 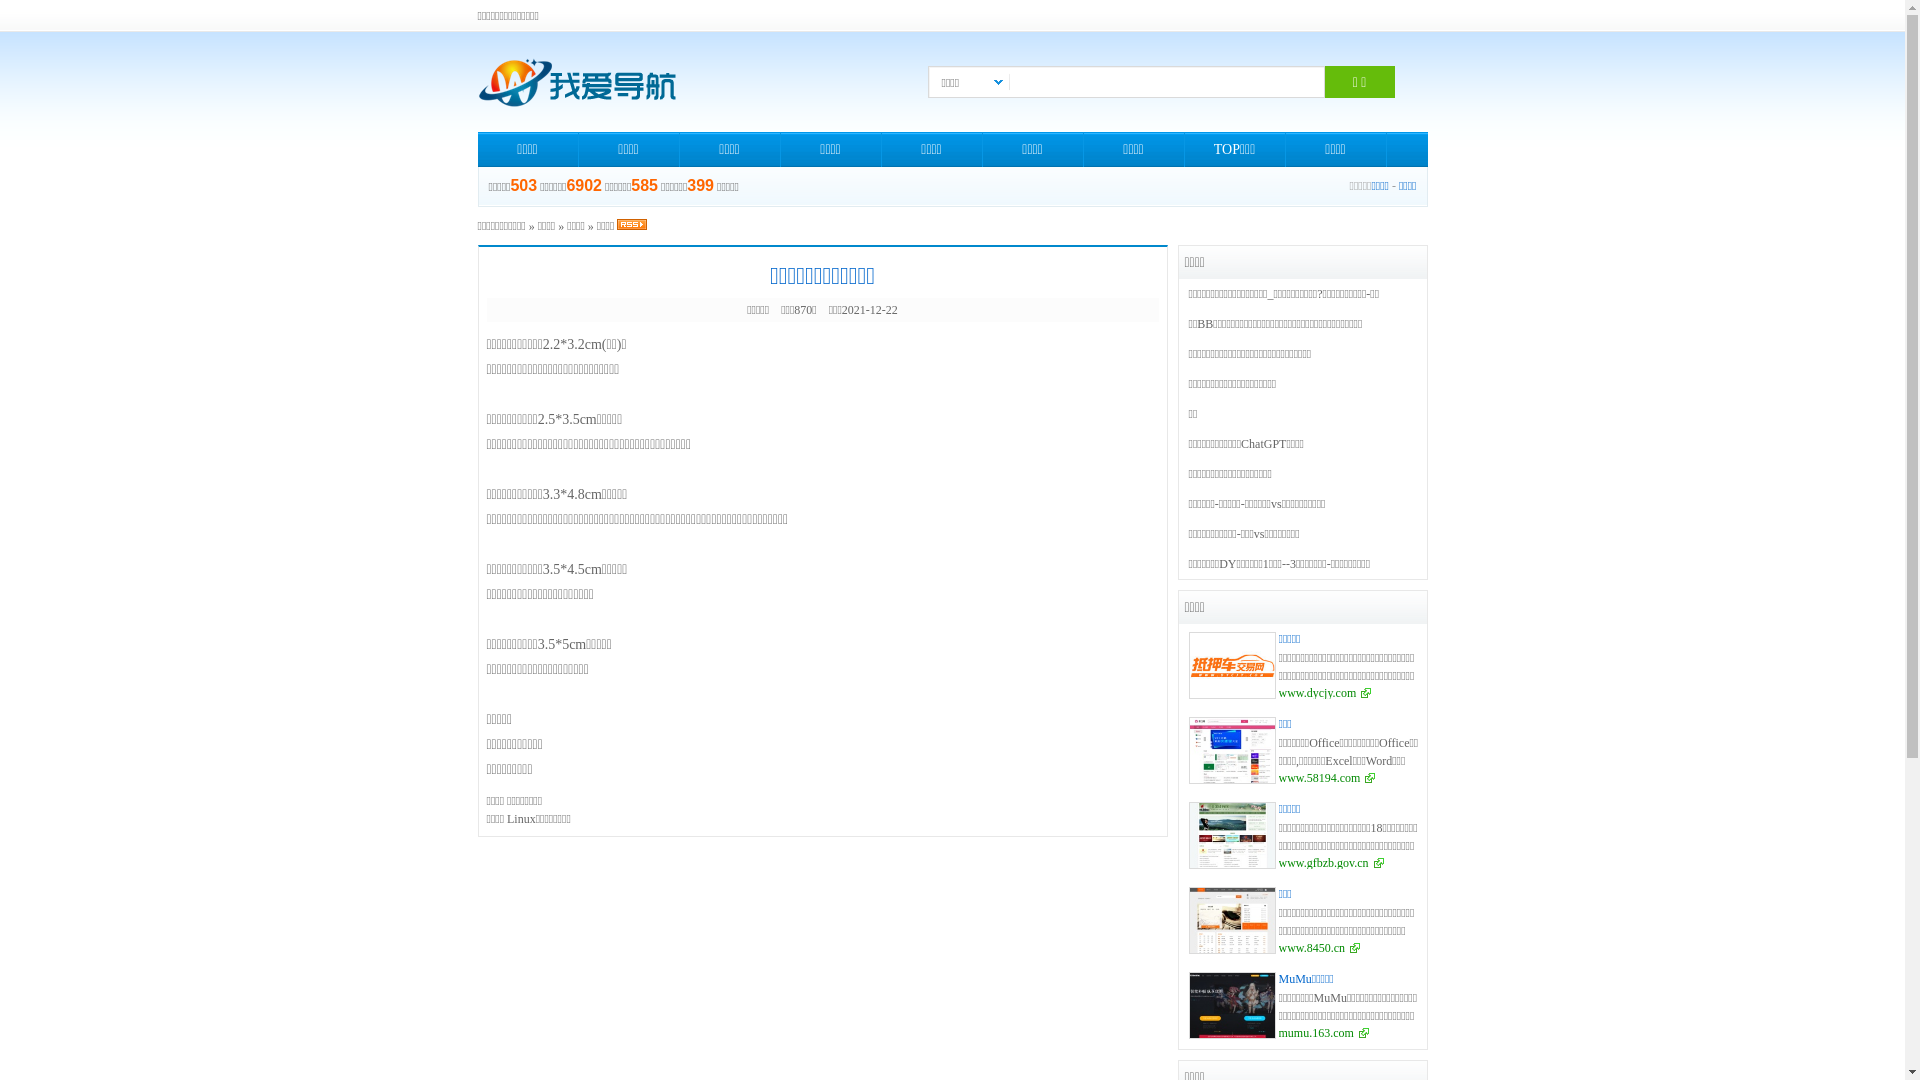 What do you see at coordinates (1326, 777) in the screenshot?
I see `'www.58194.com'` at bounding box center [1326, 777].